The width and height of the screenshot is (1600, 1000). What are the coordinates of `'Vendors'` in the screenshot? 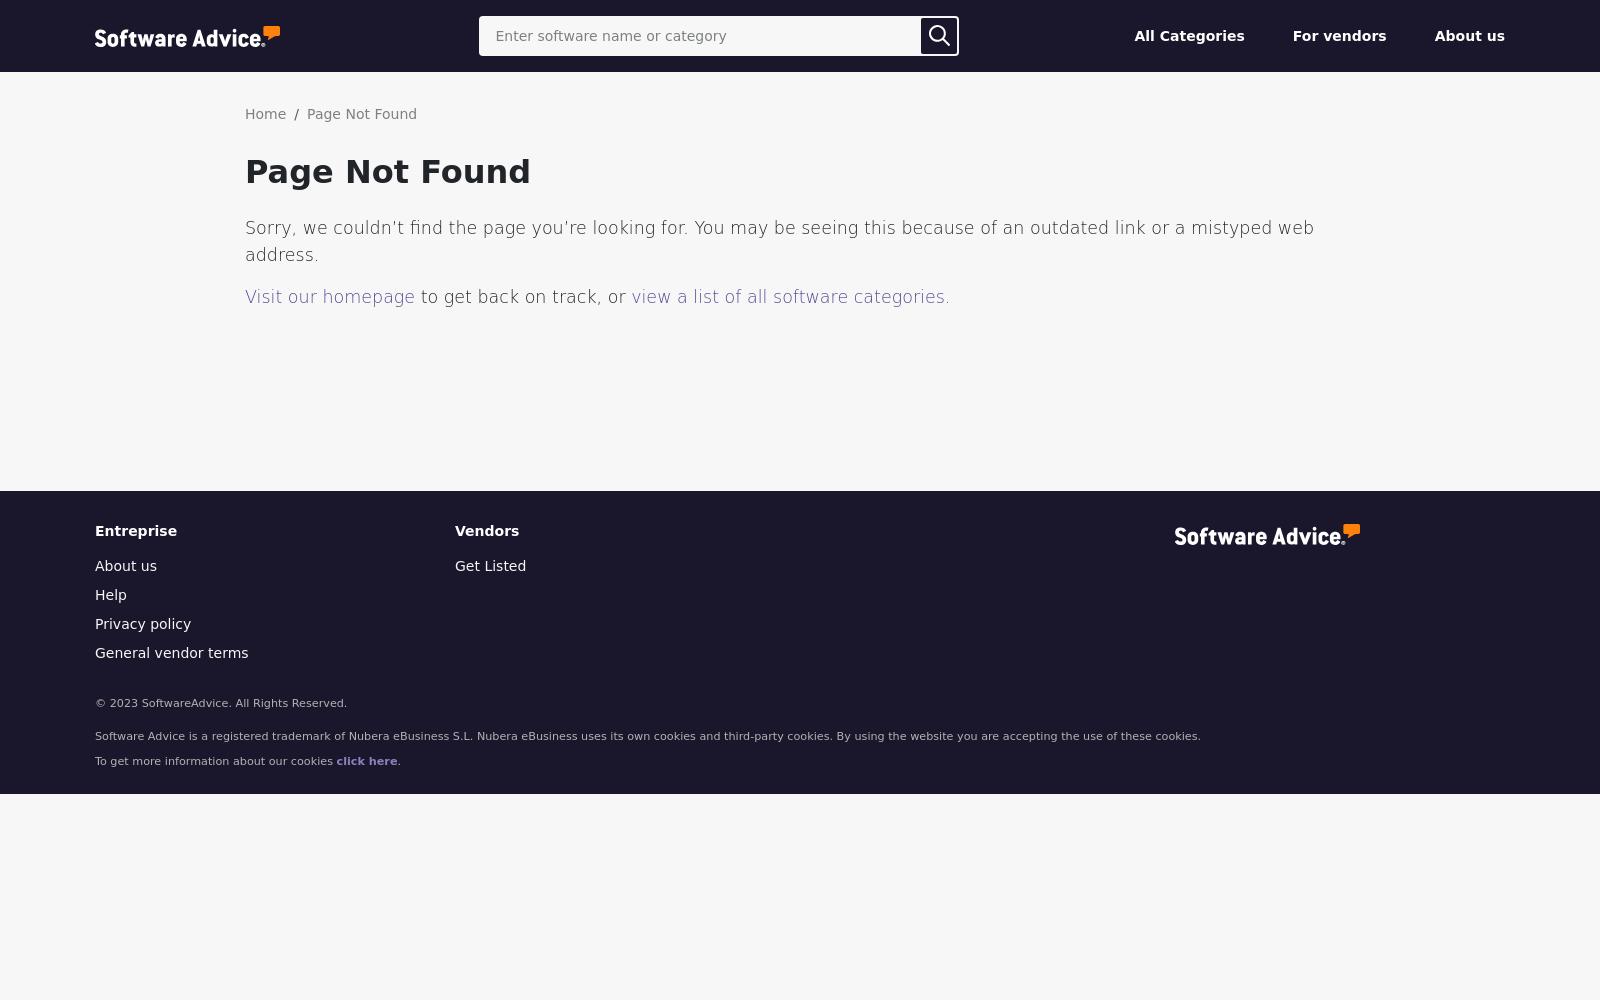 It's located at (486, 531).